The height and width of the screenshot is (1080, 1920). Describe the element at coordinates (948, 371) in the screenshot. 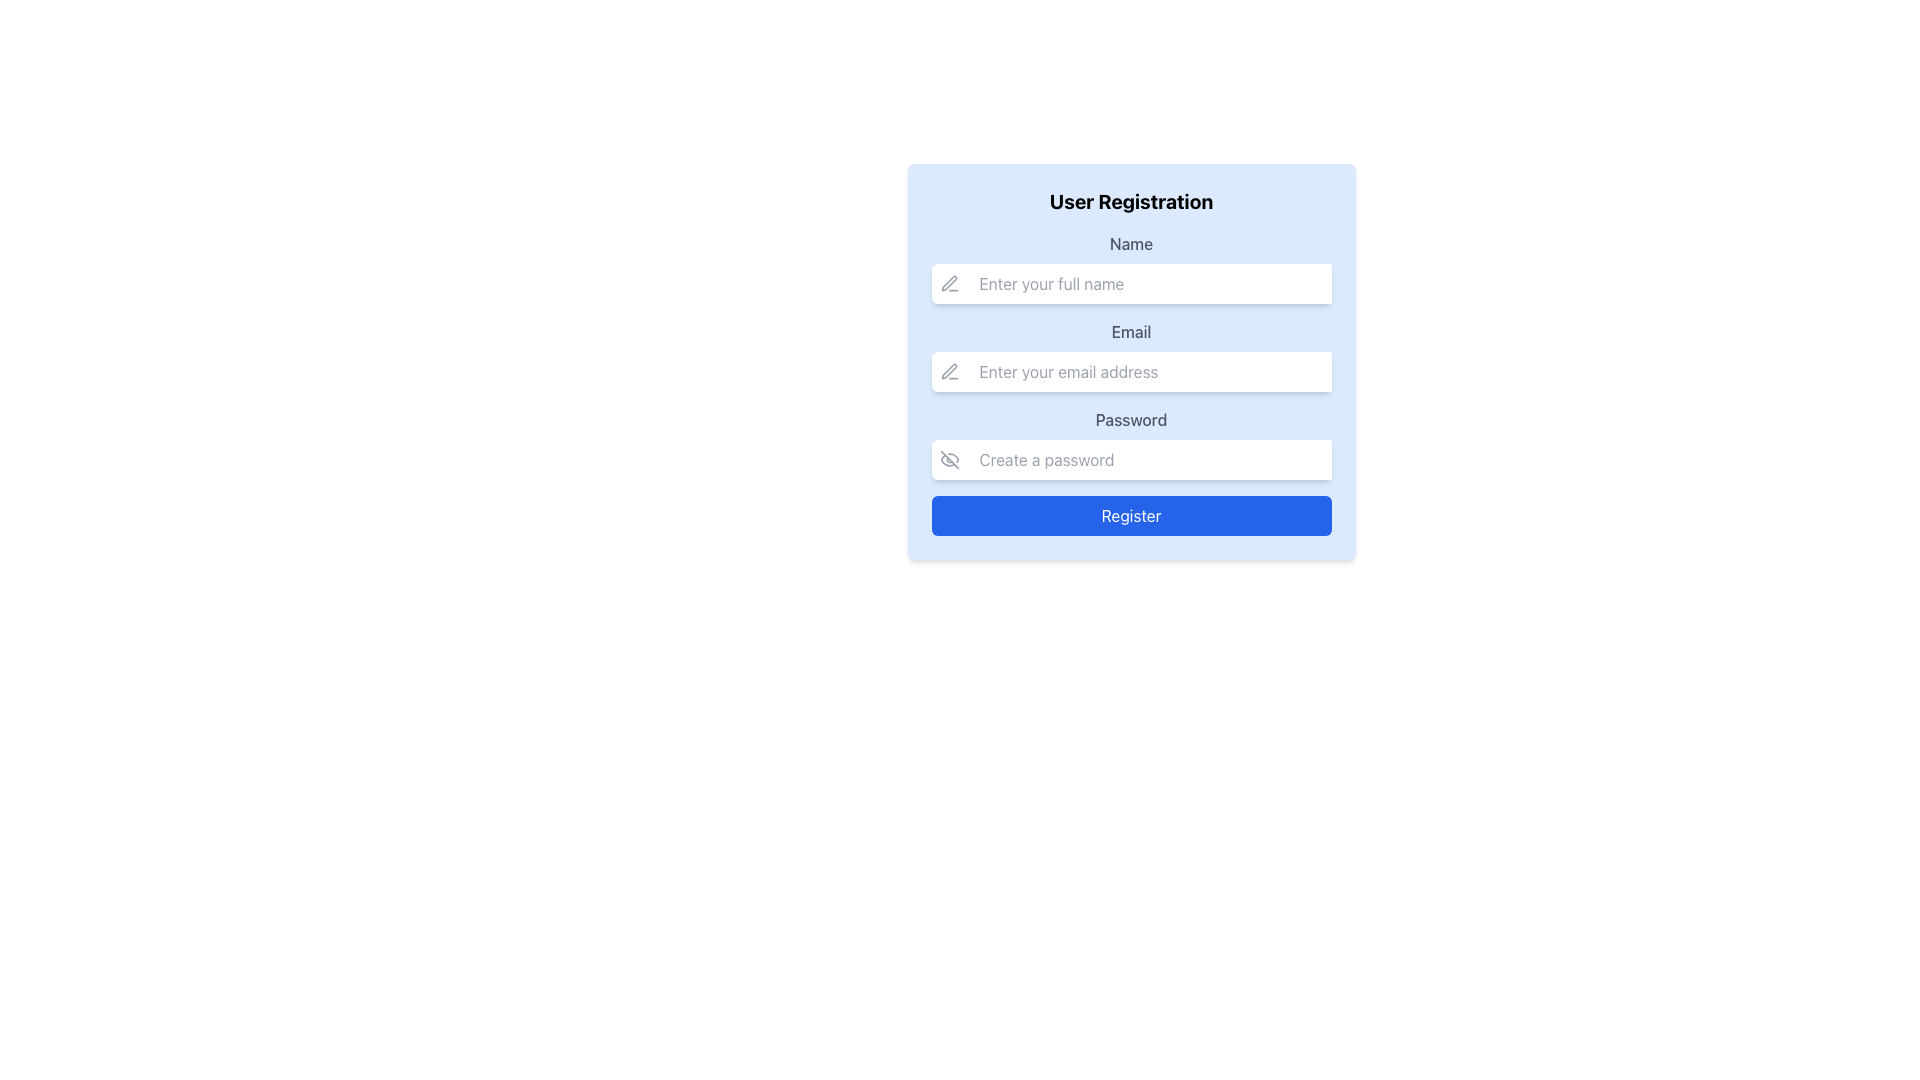

I see `the illustrative email icon located to the left of the 'Email' input field in the user registration form` at that location.